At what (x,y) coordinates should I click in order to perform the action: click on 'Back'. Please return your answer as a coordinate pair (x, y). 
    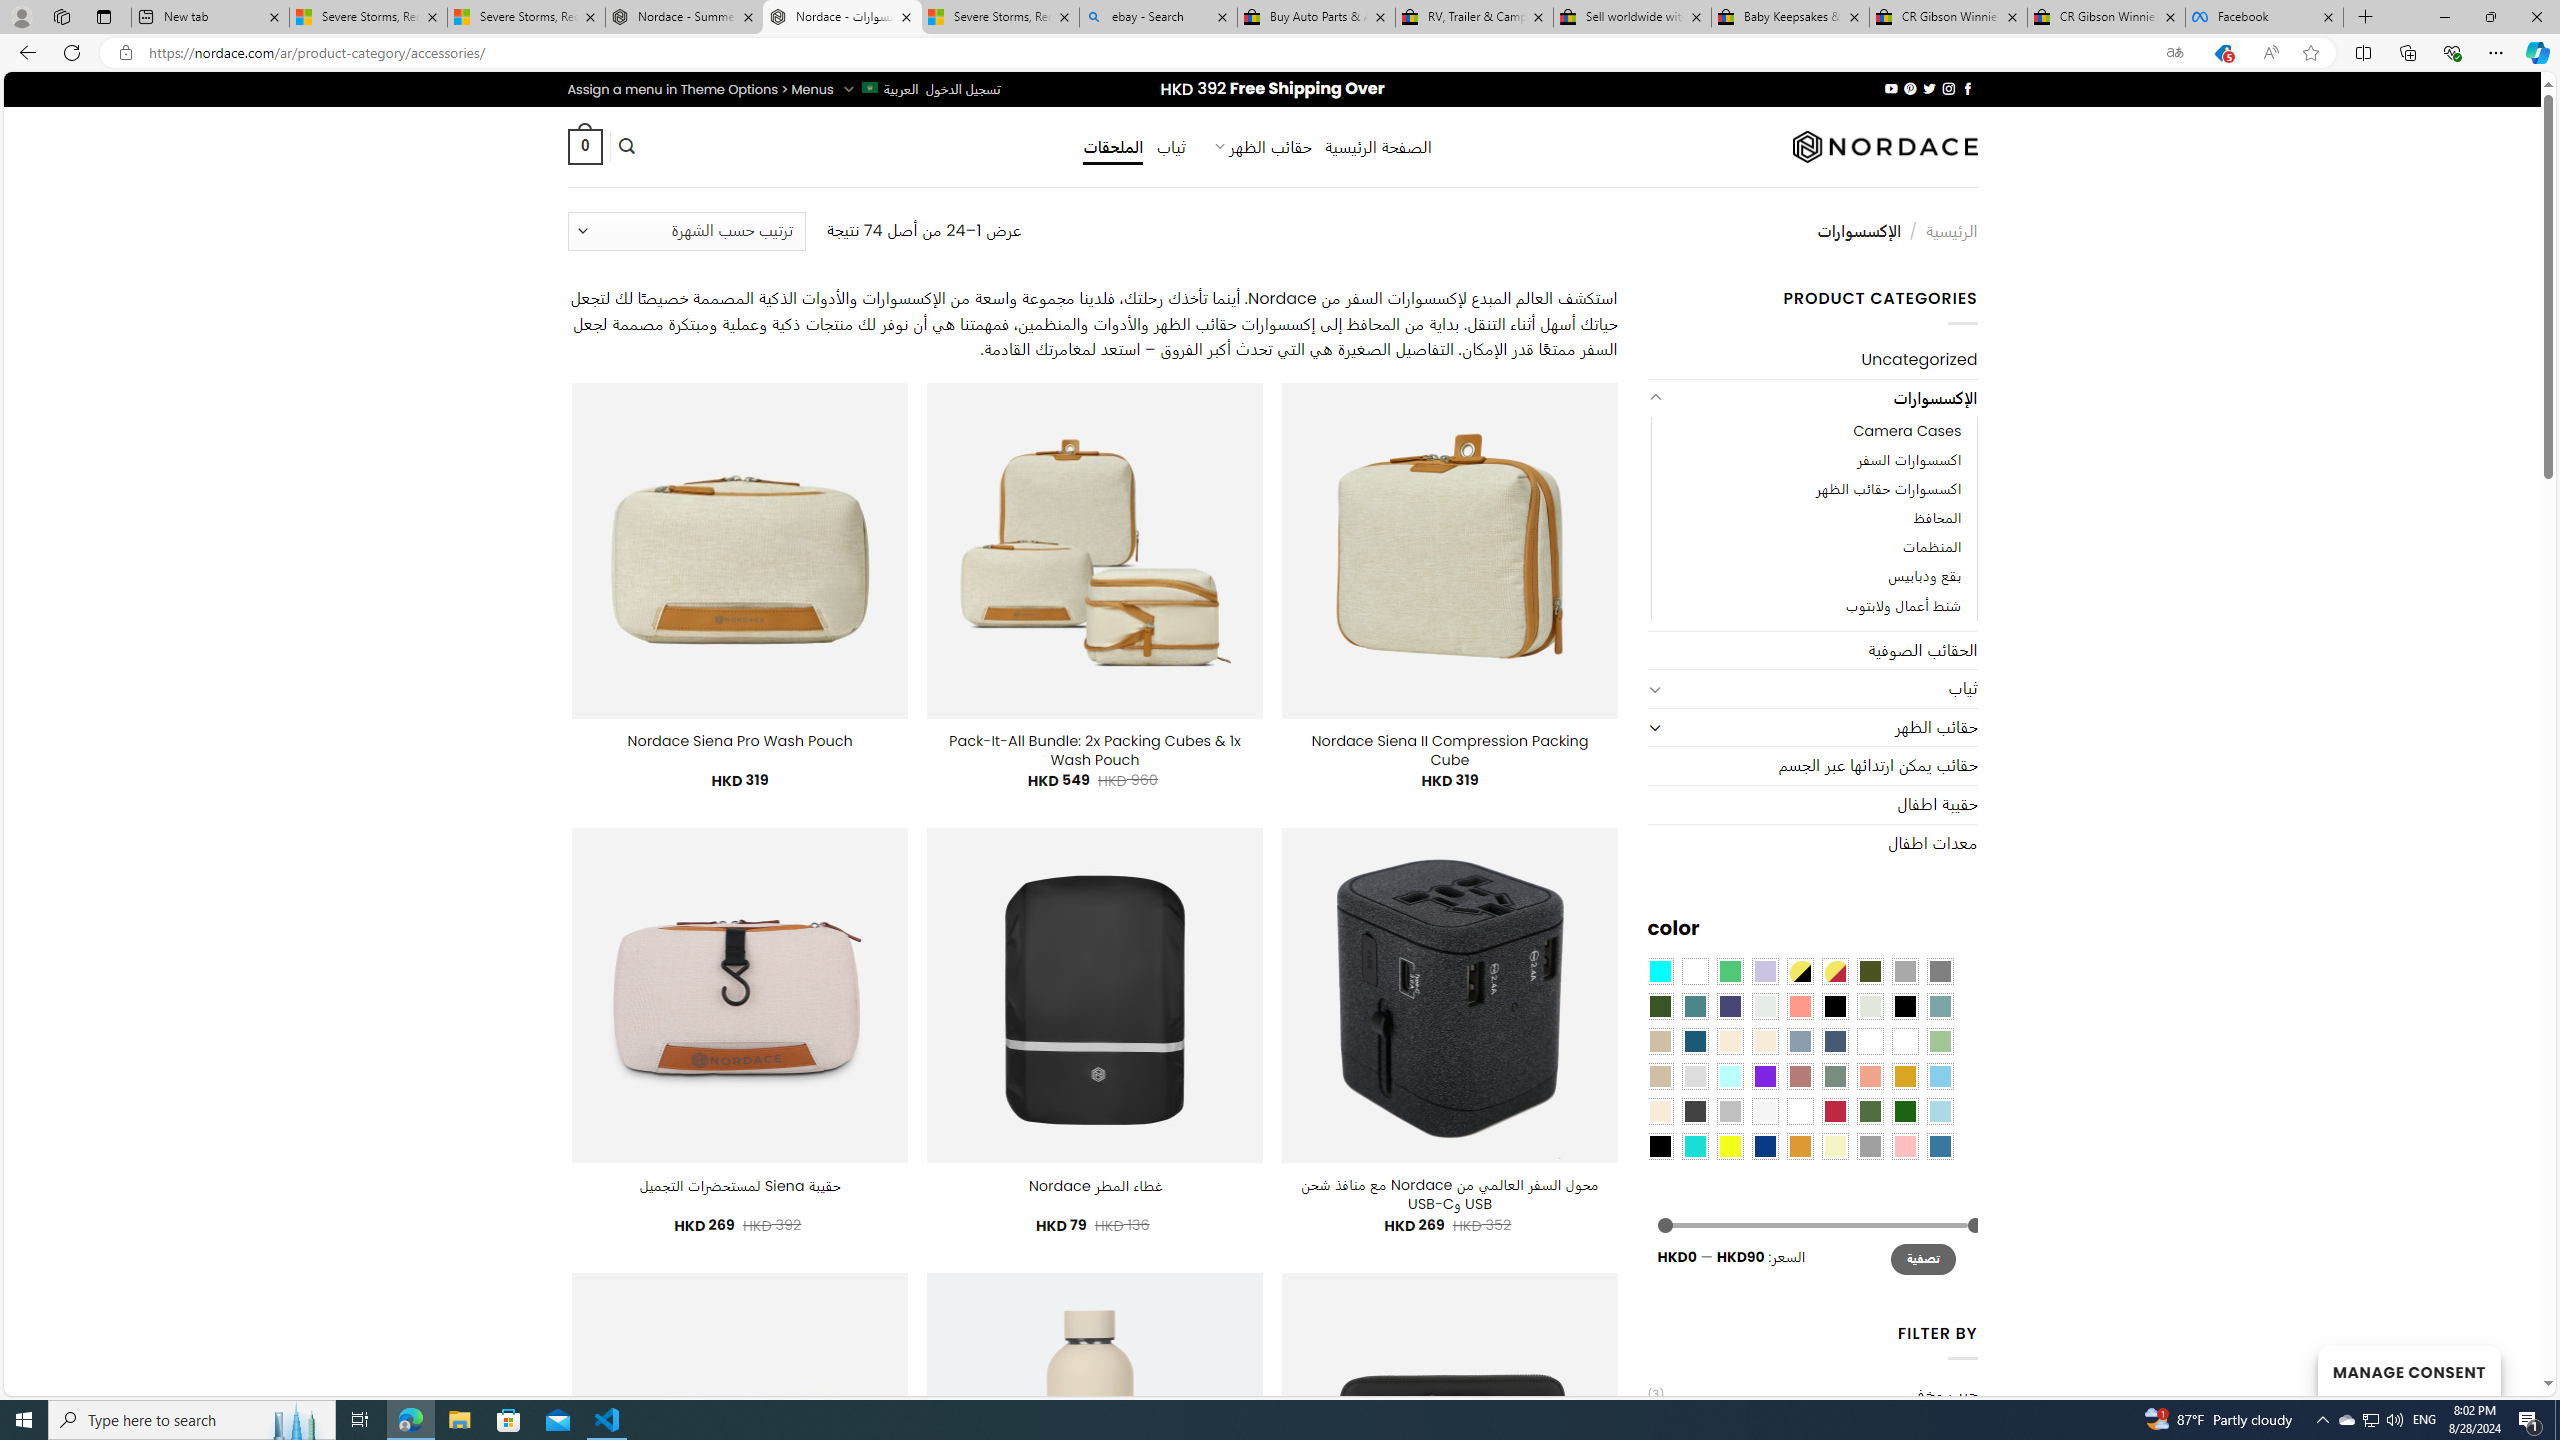
    Looking at the image, I should click on (24, 51).